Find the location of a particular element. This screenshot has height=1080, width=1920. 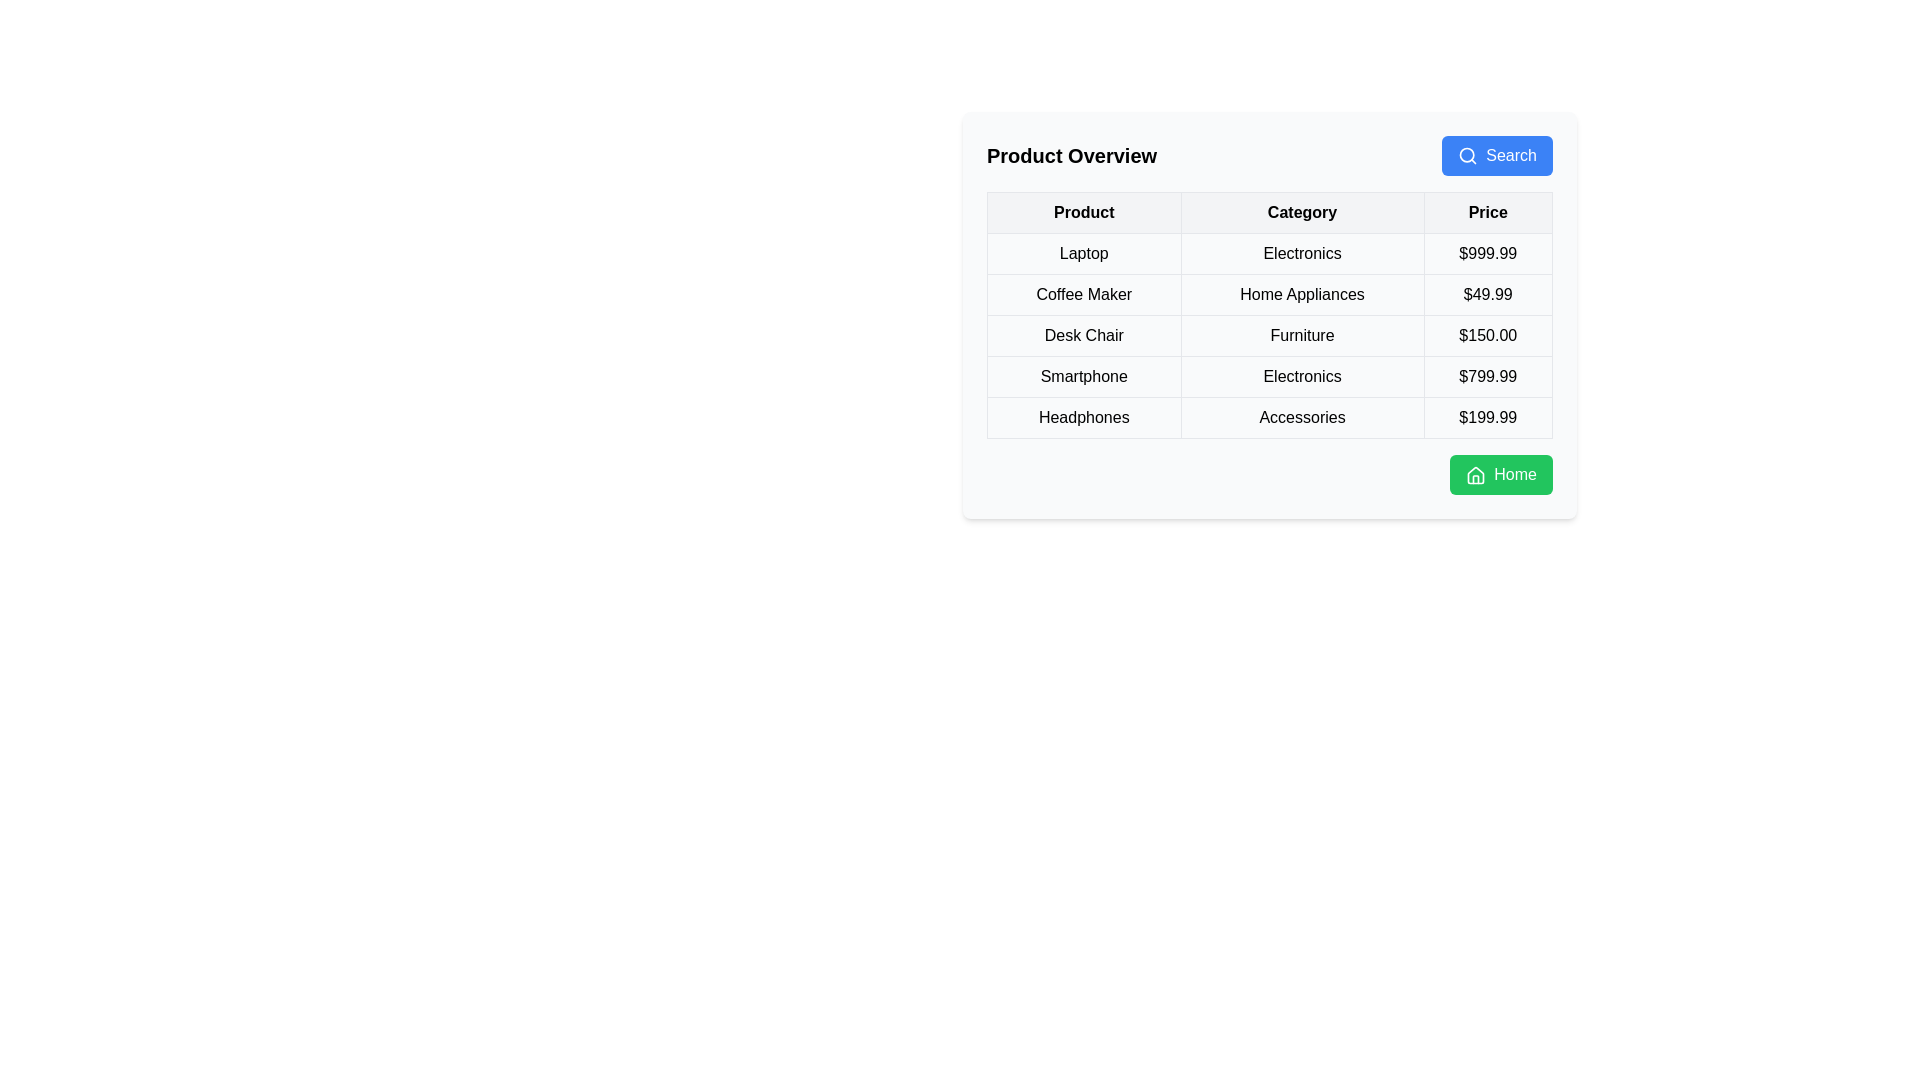

on the third row of the table displaying 'Desk Chair' in the 'Product' column is located at coordinates (1269, 334).